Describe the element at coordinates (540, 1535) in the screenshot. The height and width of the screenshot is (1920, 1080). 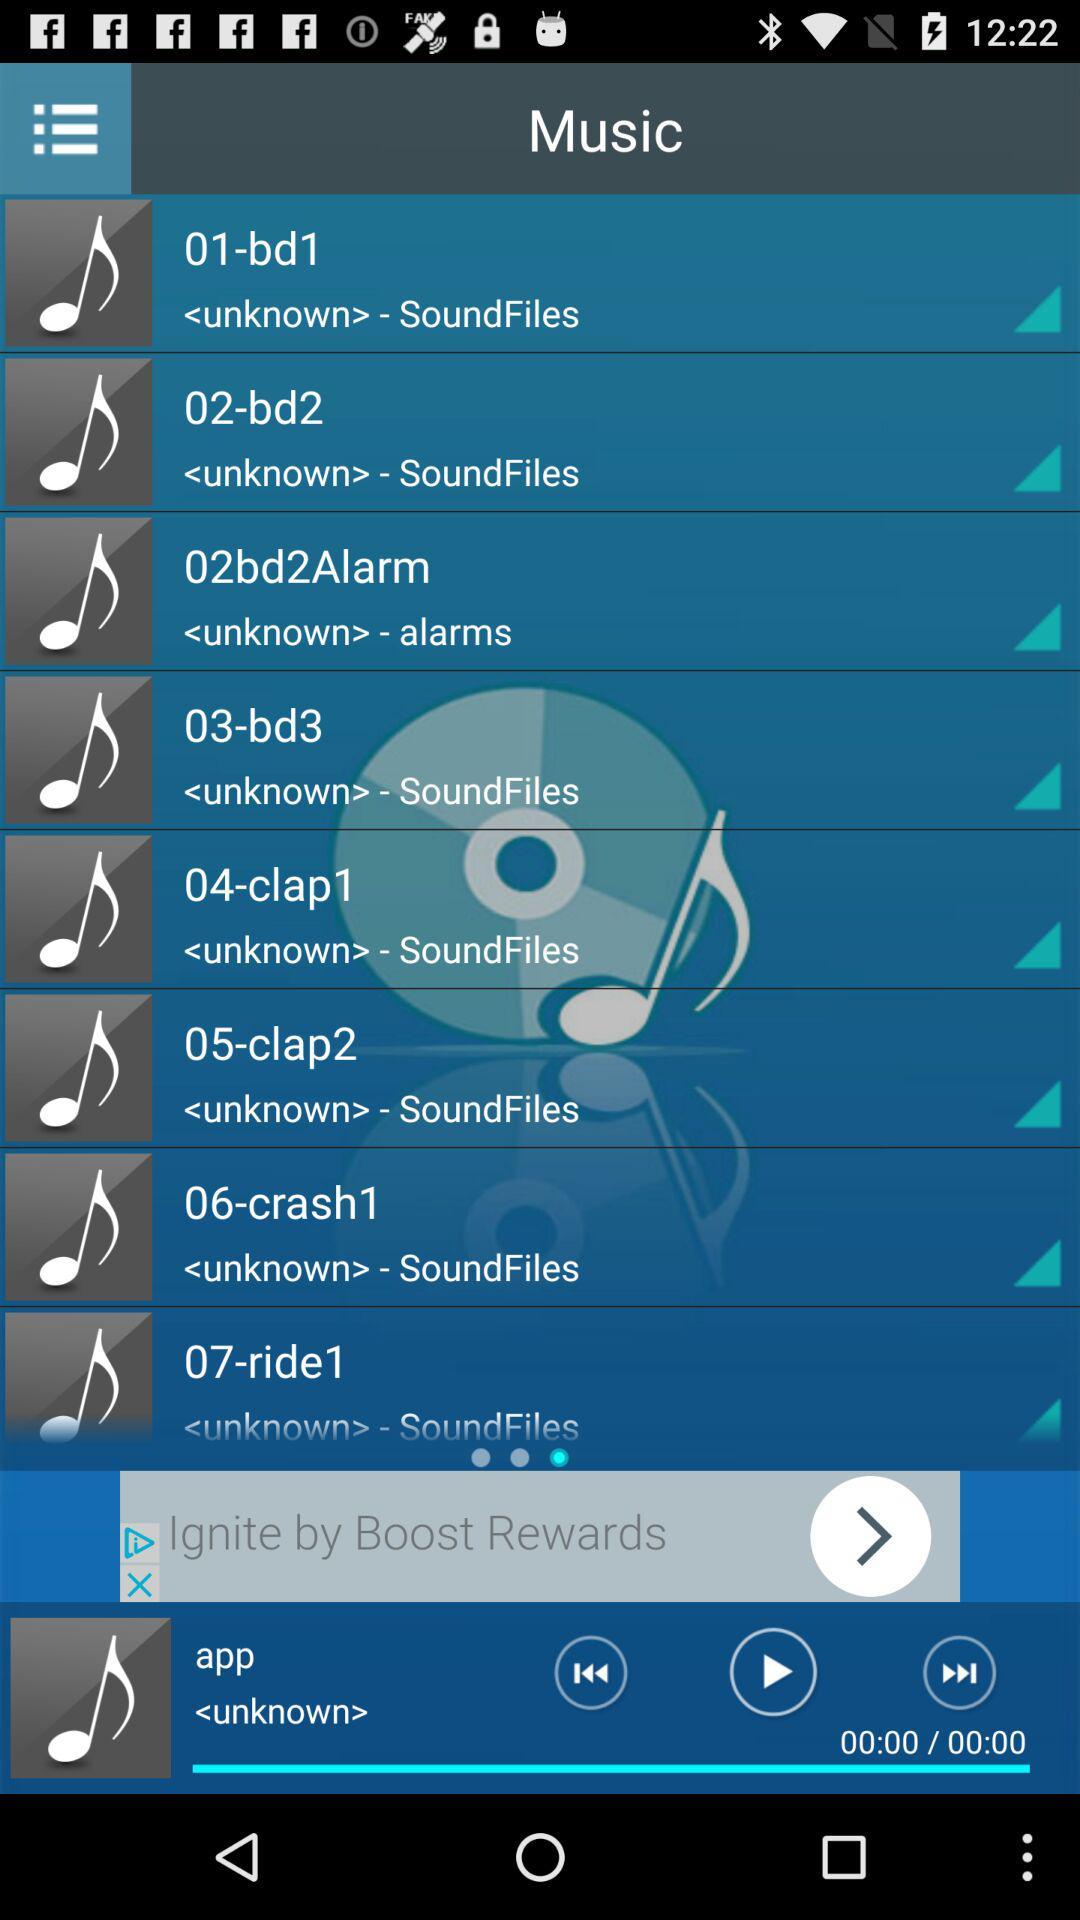
I see `play` at that location.